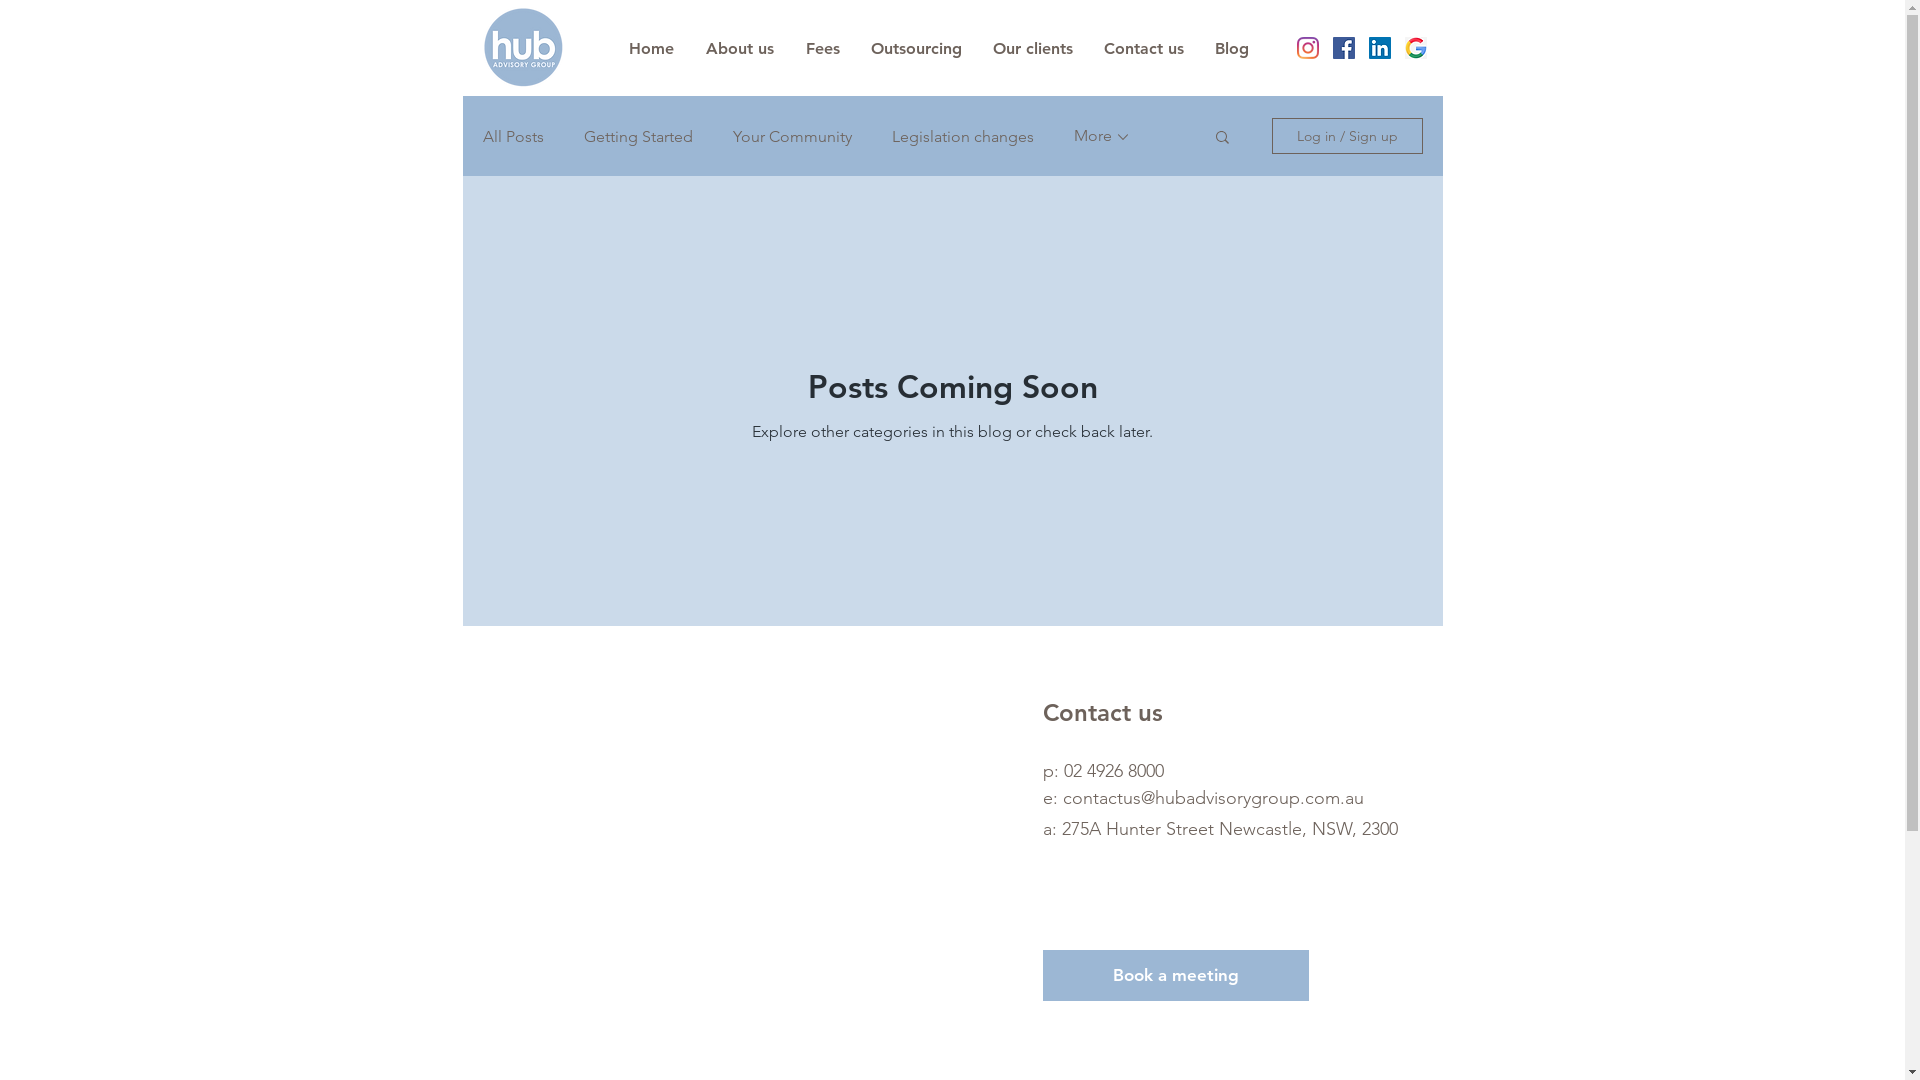  What do you see at coordinates (1231, 48) in the screenshot?
I see `'Blog'` at bounding box center [1231, 48].